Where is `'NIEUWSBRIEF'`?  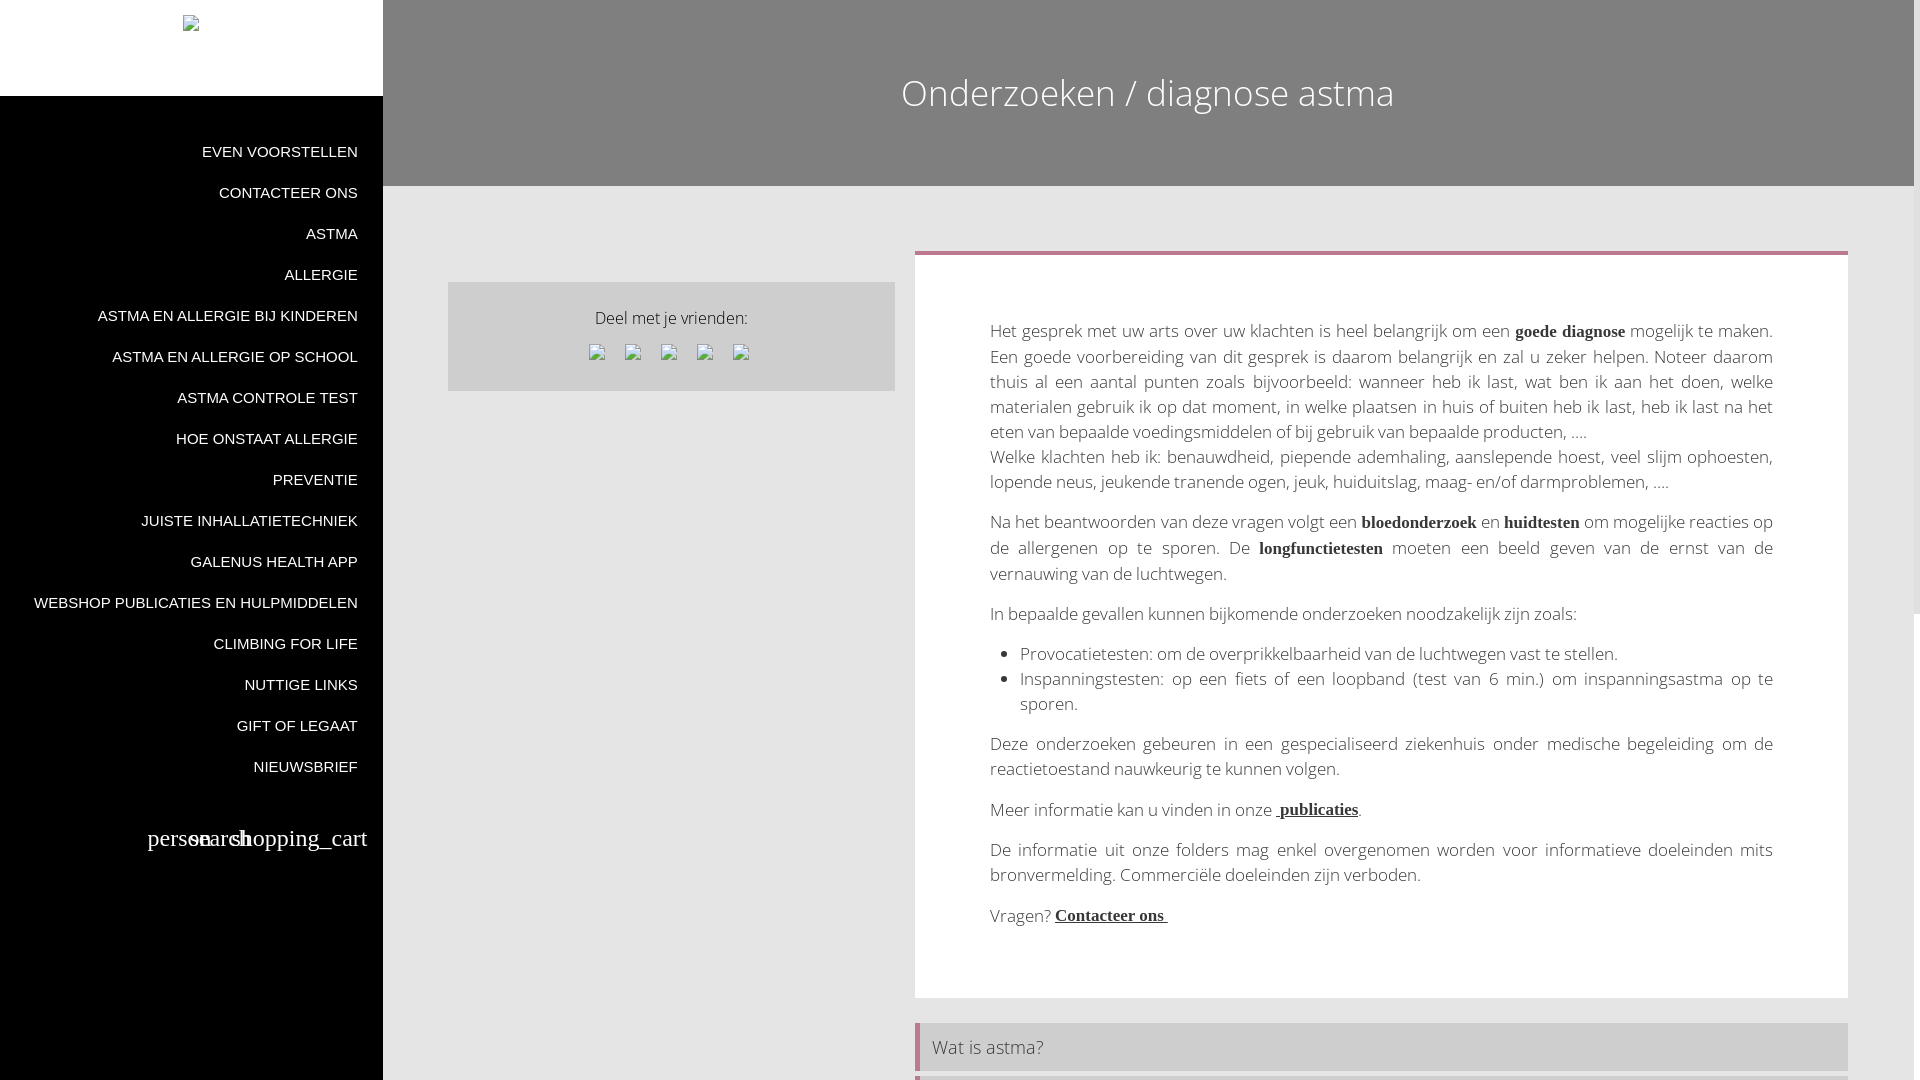
'NIEUWSBRIEF' is located at coordinates (0, 765).